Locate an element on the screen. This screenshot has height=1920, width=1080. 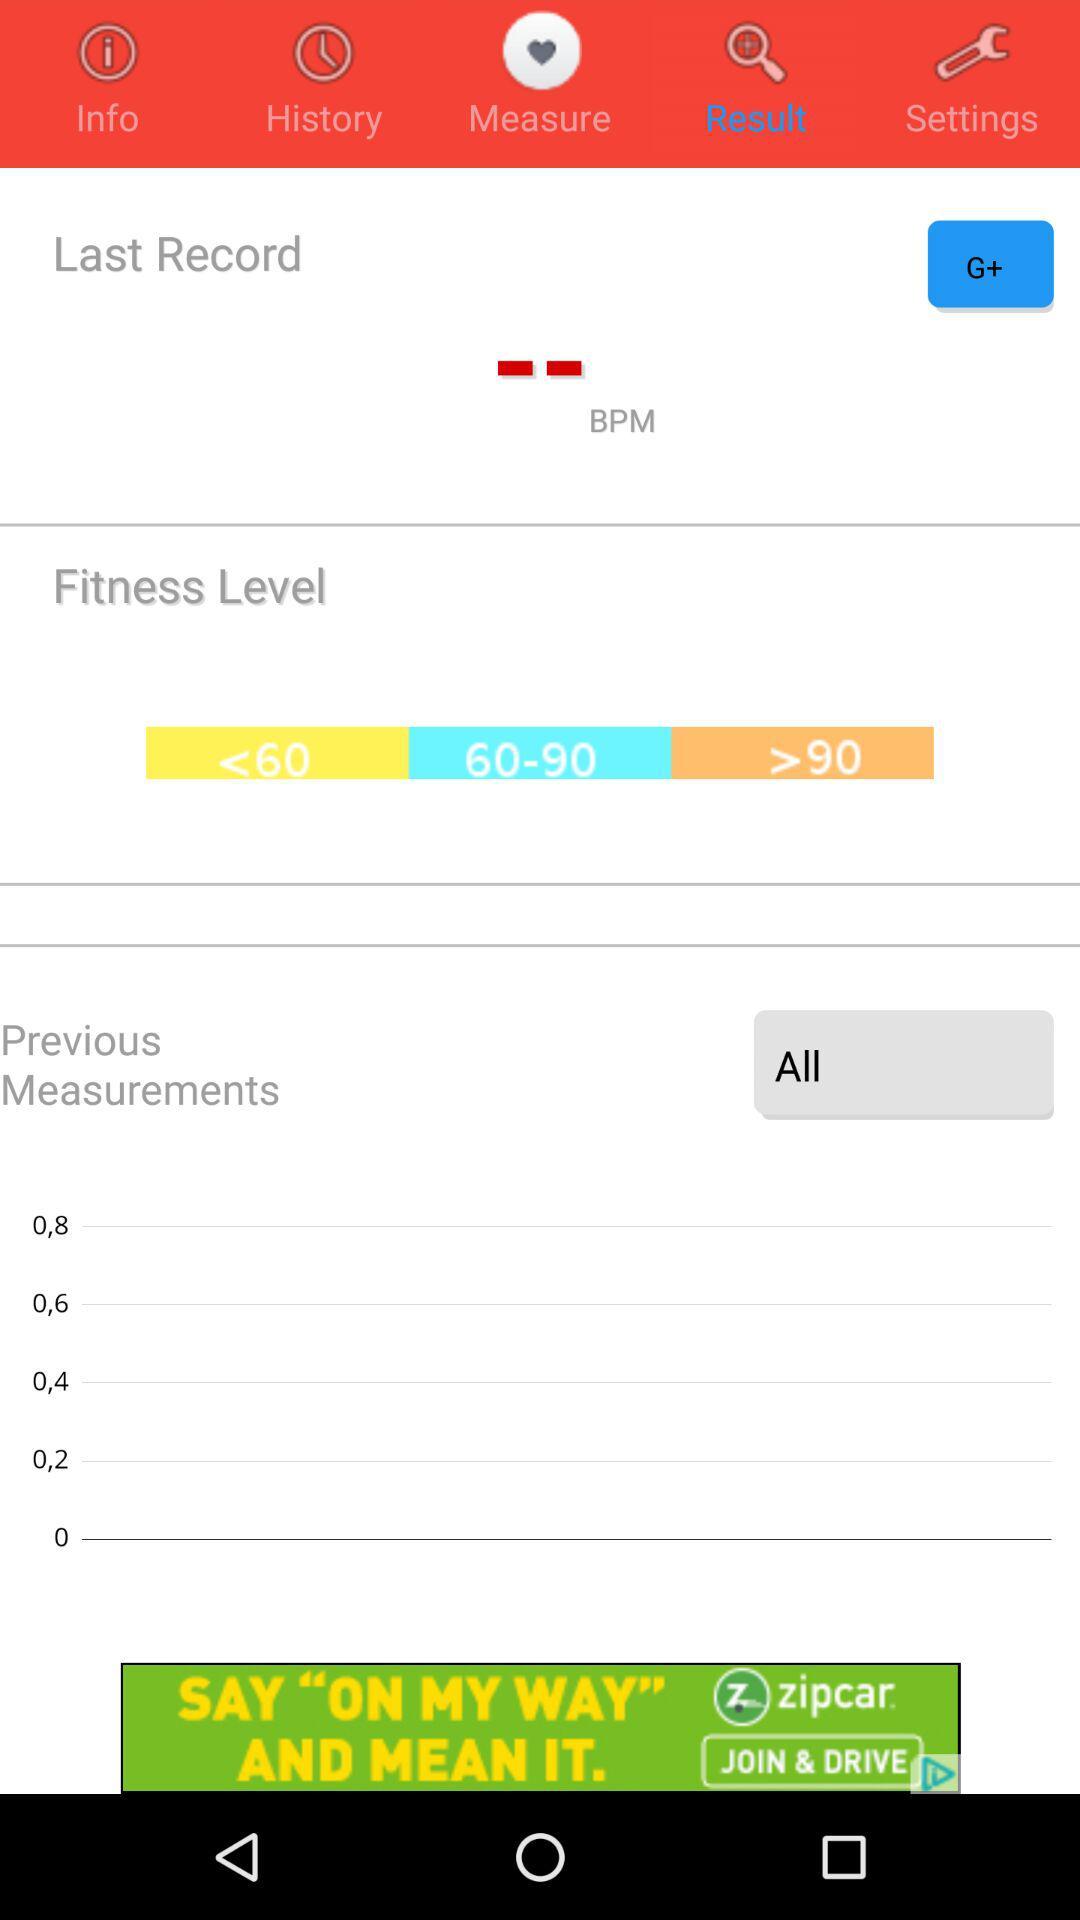
zip car is located at coordinates (540, 1727).